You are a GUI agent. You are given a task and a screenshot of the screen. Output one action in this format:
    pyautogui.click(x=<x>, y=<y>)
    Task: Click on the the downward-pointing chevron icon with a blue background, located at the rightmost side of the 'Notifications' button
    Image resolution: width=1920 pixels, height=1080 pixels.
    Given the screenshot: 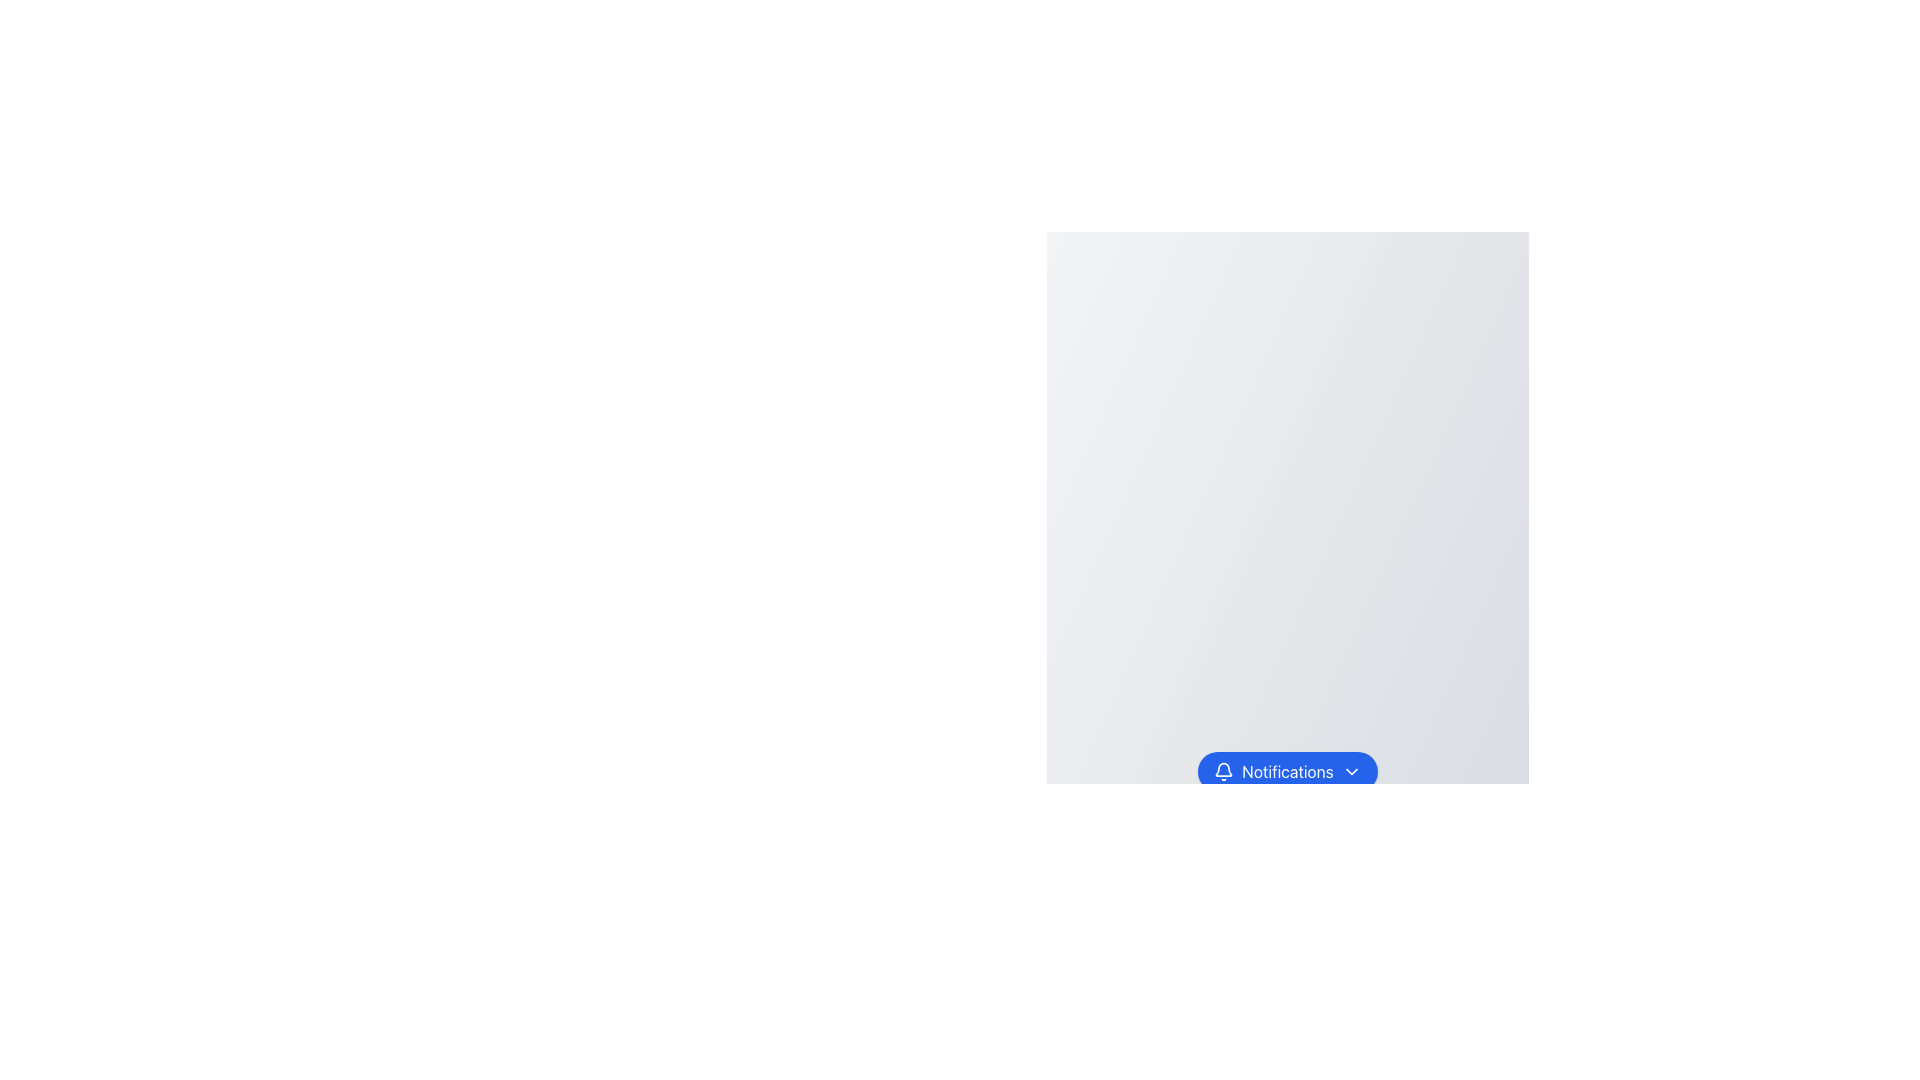 What is the action you would take?
    pyautogui.click(x=1351, y=770)
    